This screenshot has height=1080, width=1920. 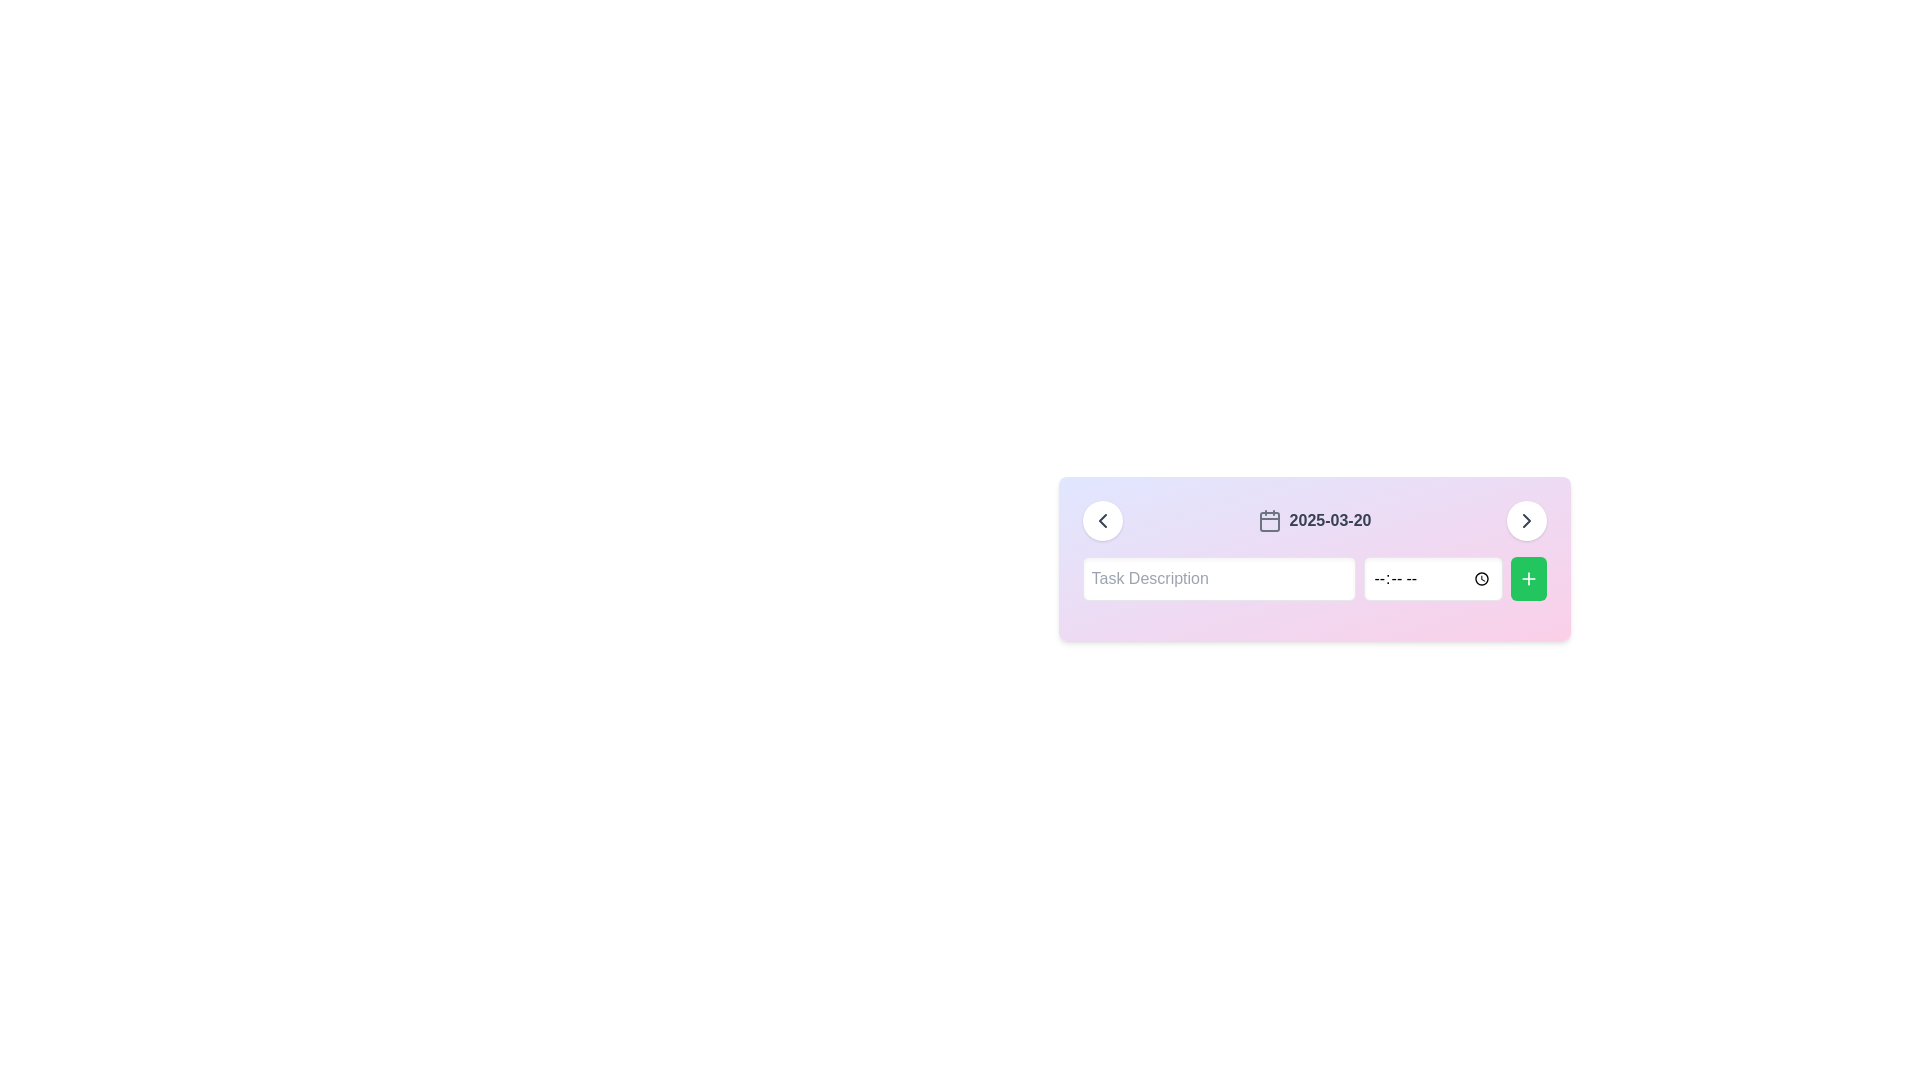 I want to click on the green rectangular button with rounded corners that features a white plus icon in the center, so click(x=1527, y=578).